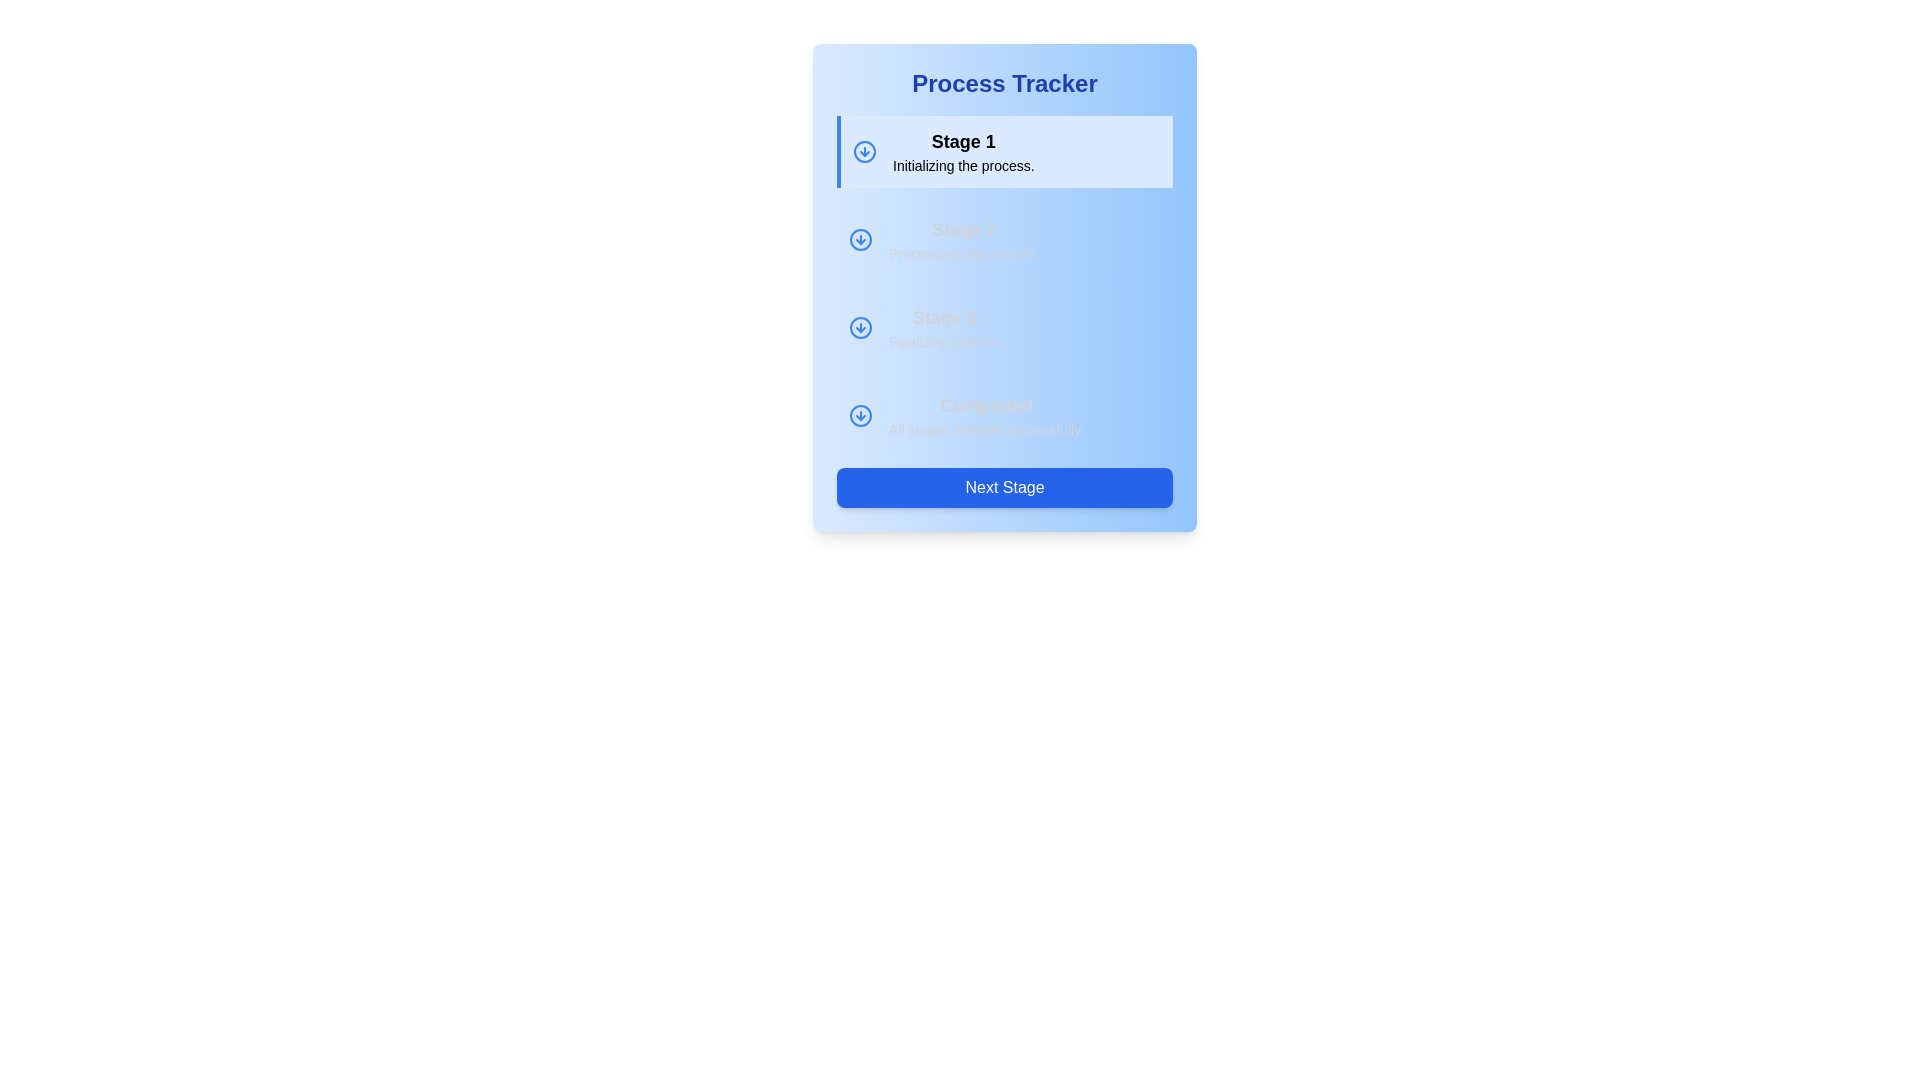 This screenshot has width=1920, height=1080. What do you see at coordinates (963, 164) in the screenshot?
I see `the text label displaying 'Initializing the process.' which is located beneath the title 'Stage 1' in the 'Process Tracker' panel` at bounding box center [963, 164].